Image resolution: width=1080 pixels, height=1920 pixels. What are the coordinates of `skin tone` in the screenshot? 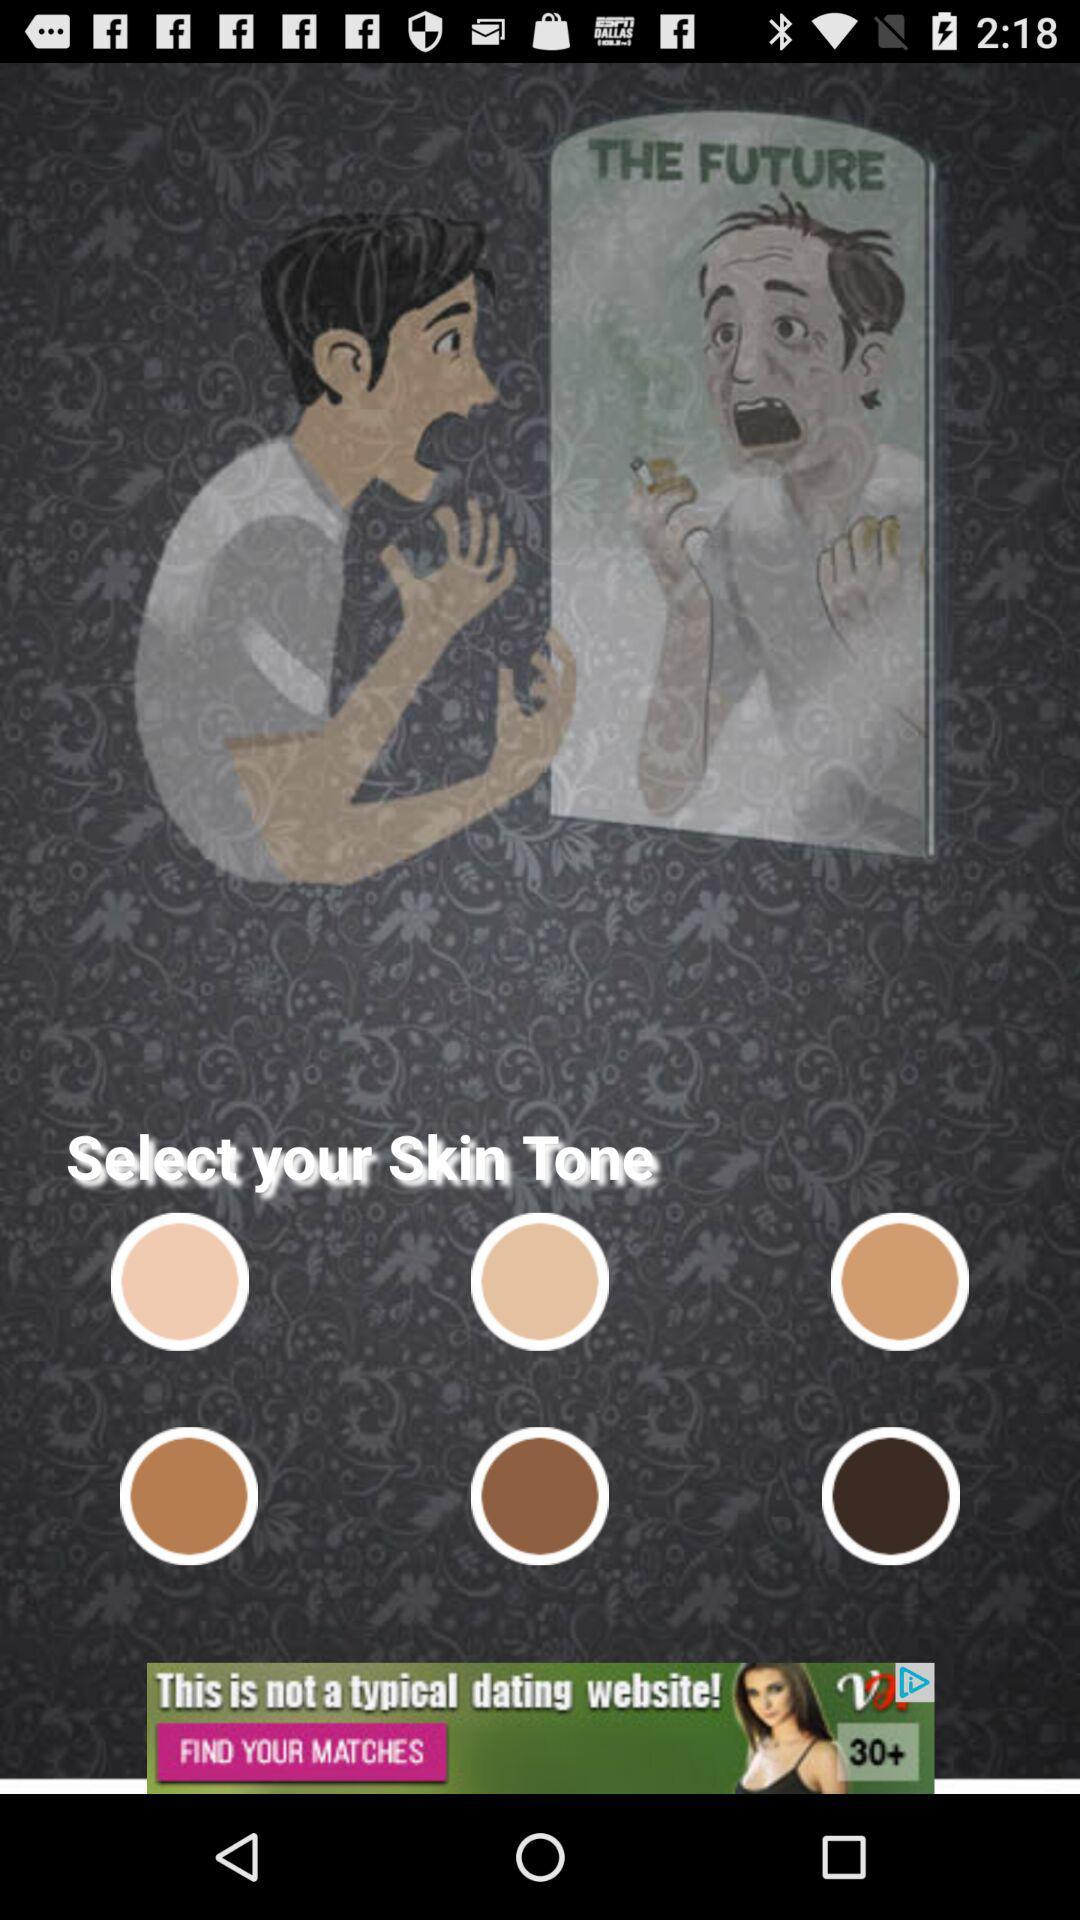 It's located at (898, 1281).